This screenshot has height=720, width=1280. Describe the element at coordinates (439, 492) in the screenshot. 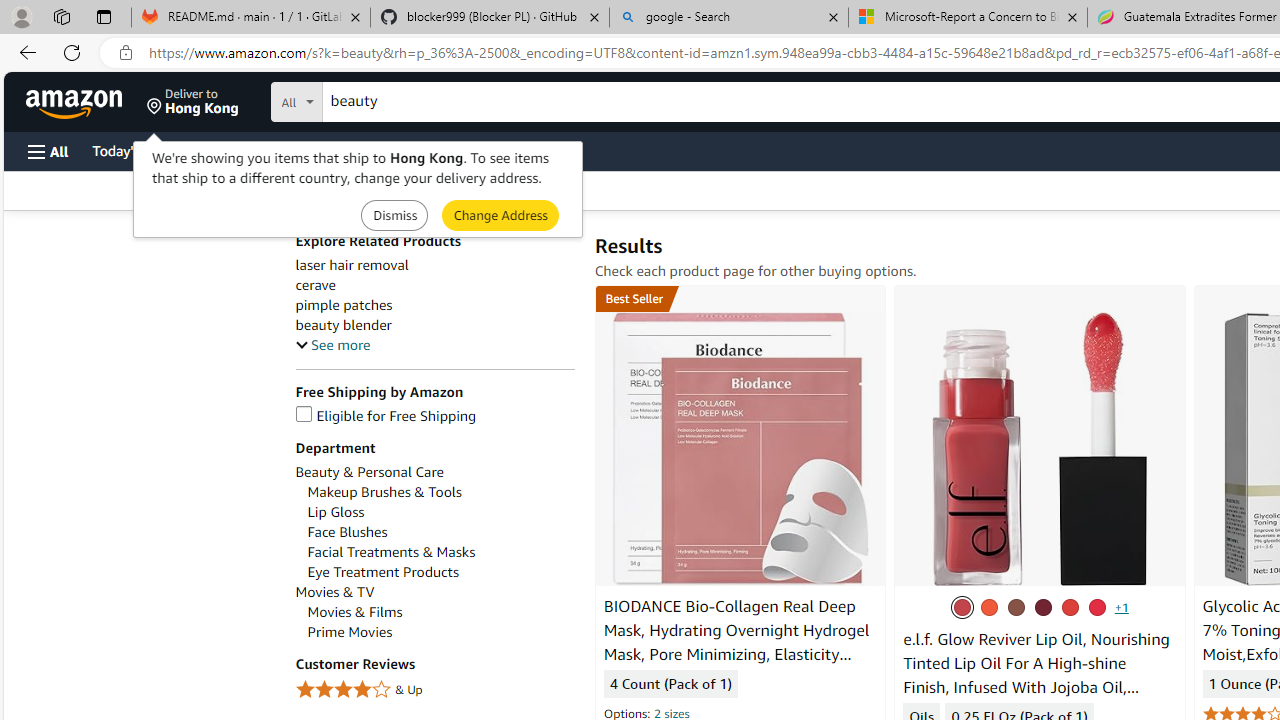

I see `'Makeup Brushes & Tools'` at that location.